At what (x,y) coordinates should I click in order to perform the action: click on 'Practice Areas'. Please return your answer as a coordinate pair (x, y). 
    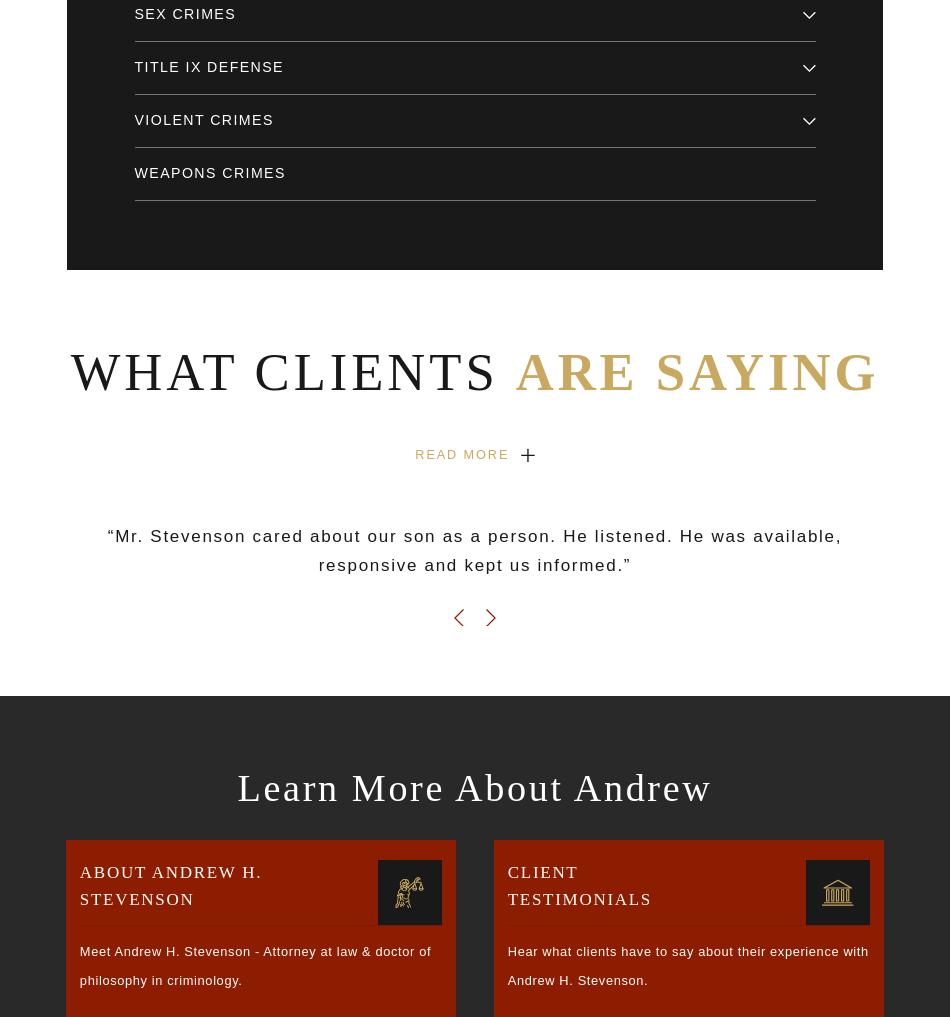
    Looking at the image, I should click on (127, 563).